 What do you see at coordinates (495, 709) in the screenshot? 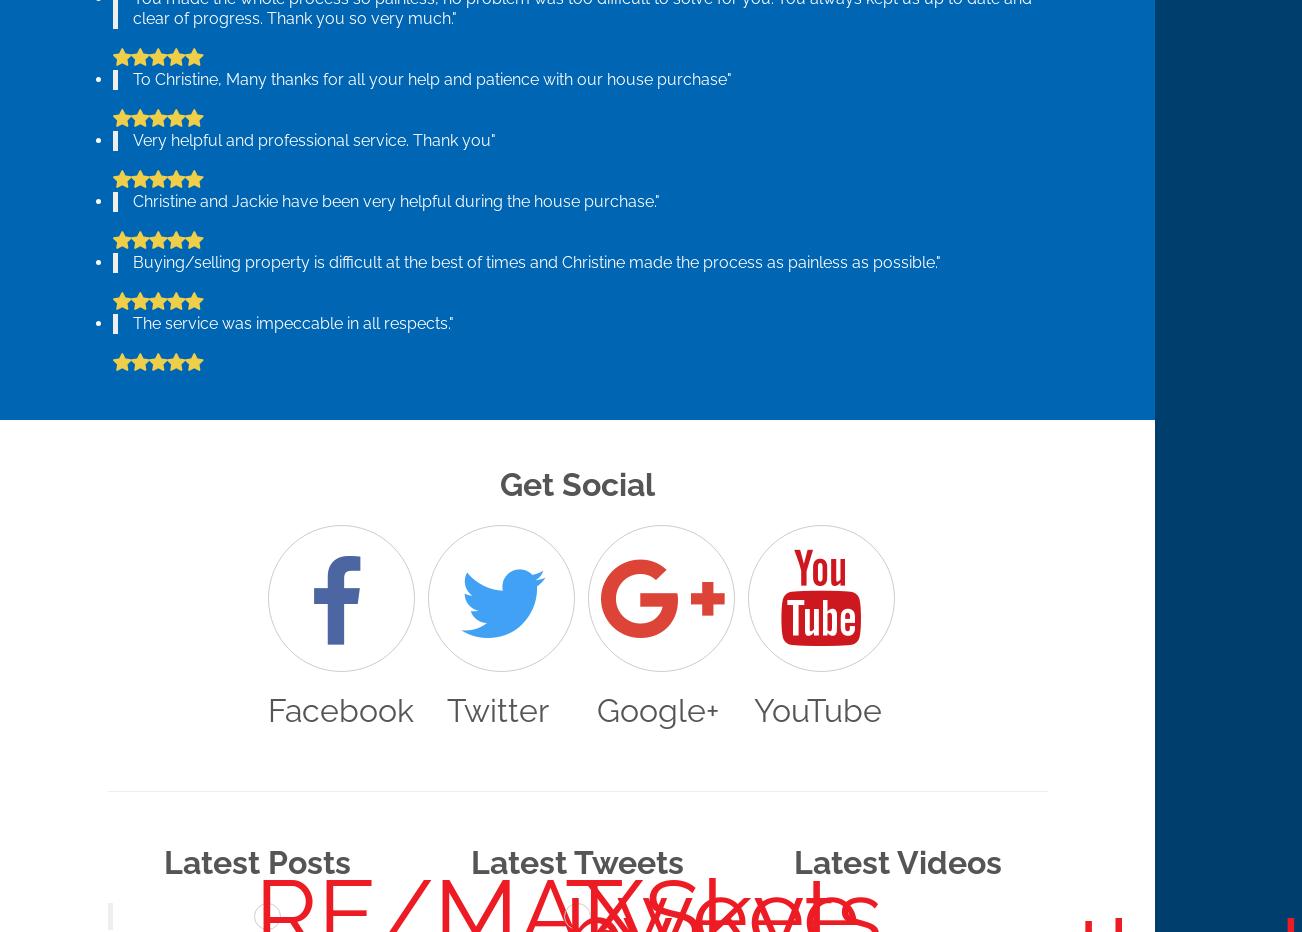
I see `'Twitter'` at bounding box center [495, 709].